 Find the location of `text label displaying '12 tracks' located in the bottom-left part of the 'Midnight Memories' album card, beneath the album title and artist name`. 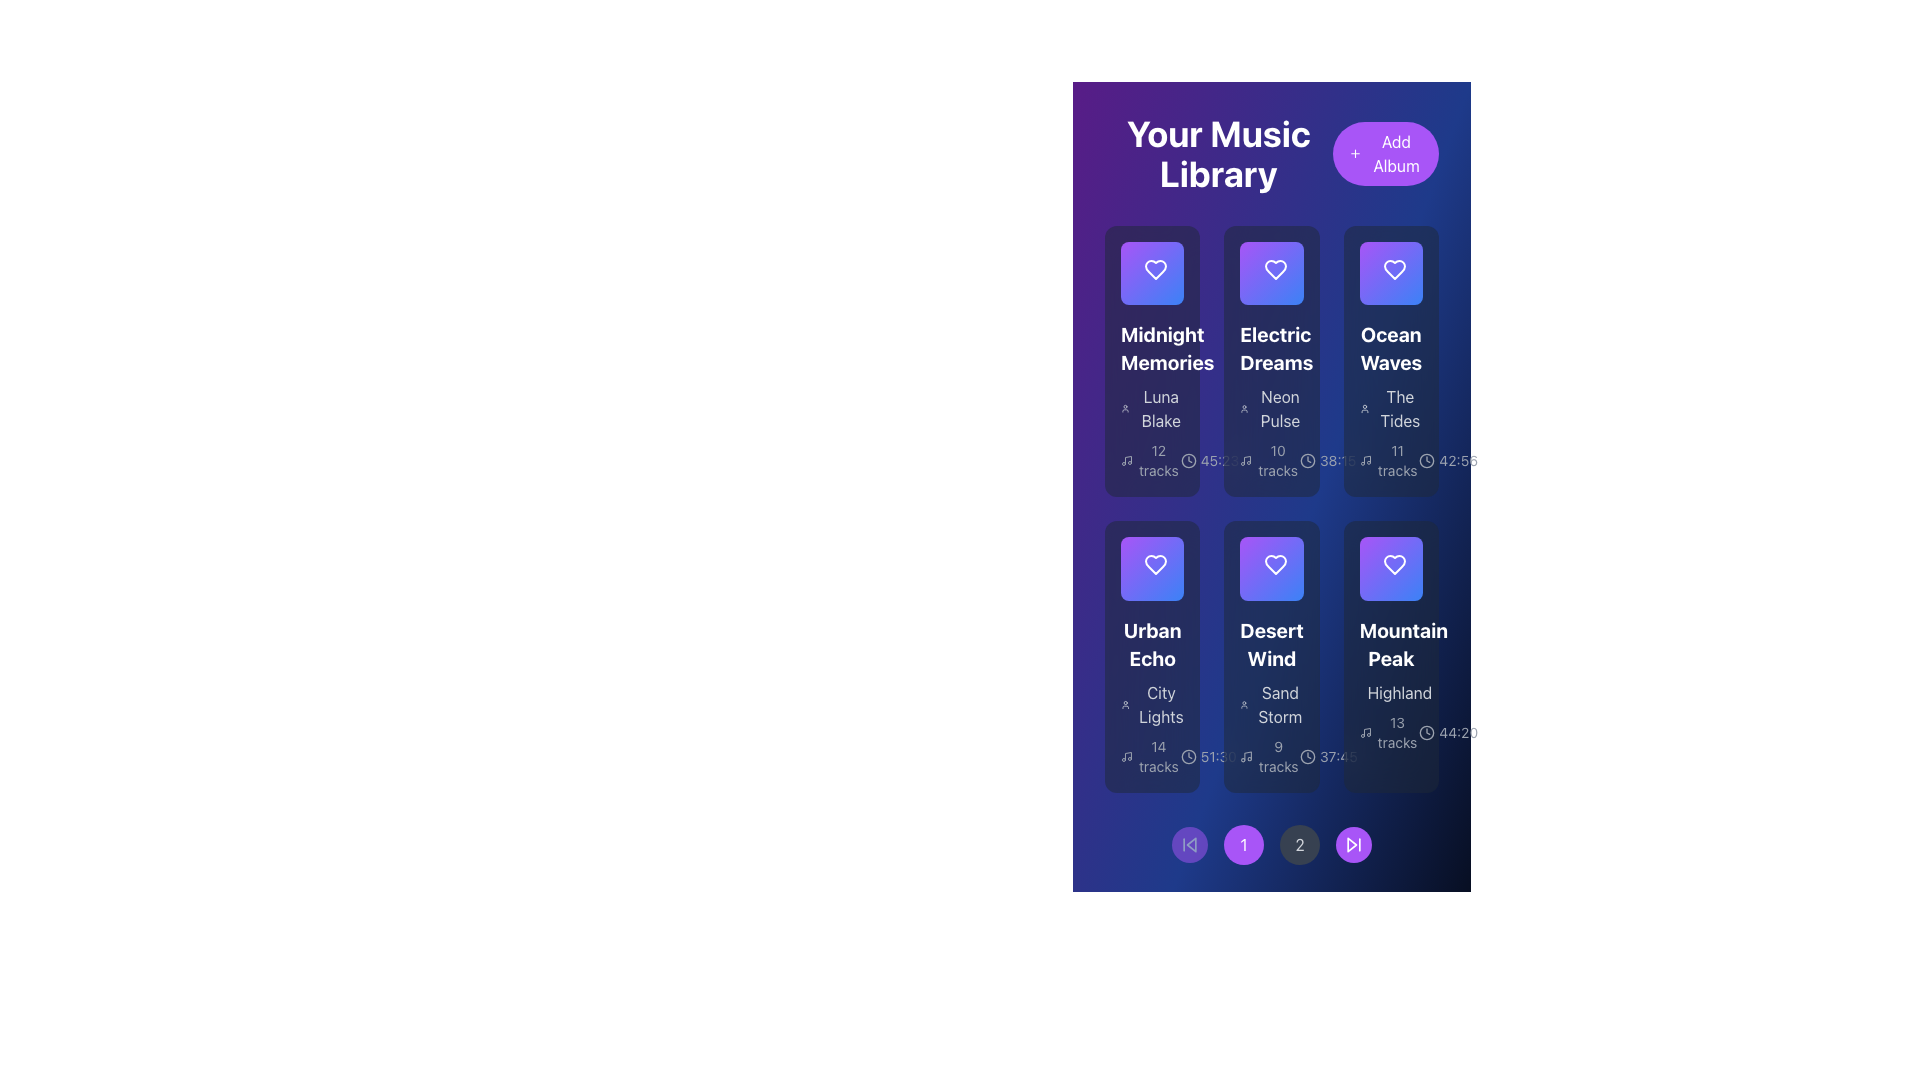

text label displaying '12 tracks' located in the bottom-left part of the 'Midnight Memories' album card, beneath the album title and artist name is located at coordinates (1158, 461).